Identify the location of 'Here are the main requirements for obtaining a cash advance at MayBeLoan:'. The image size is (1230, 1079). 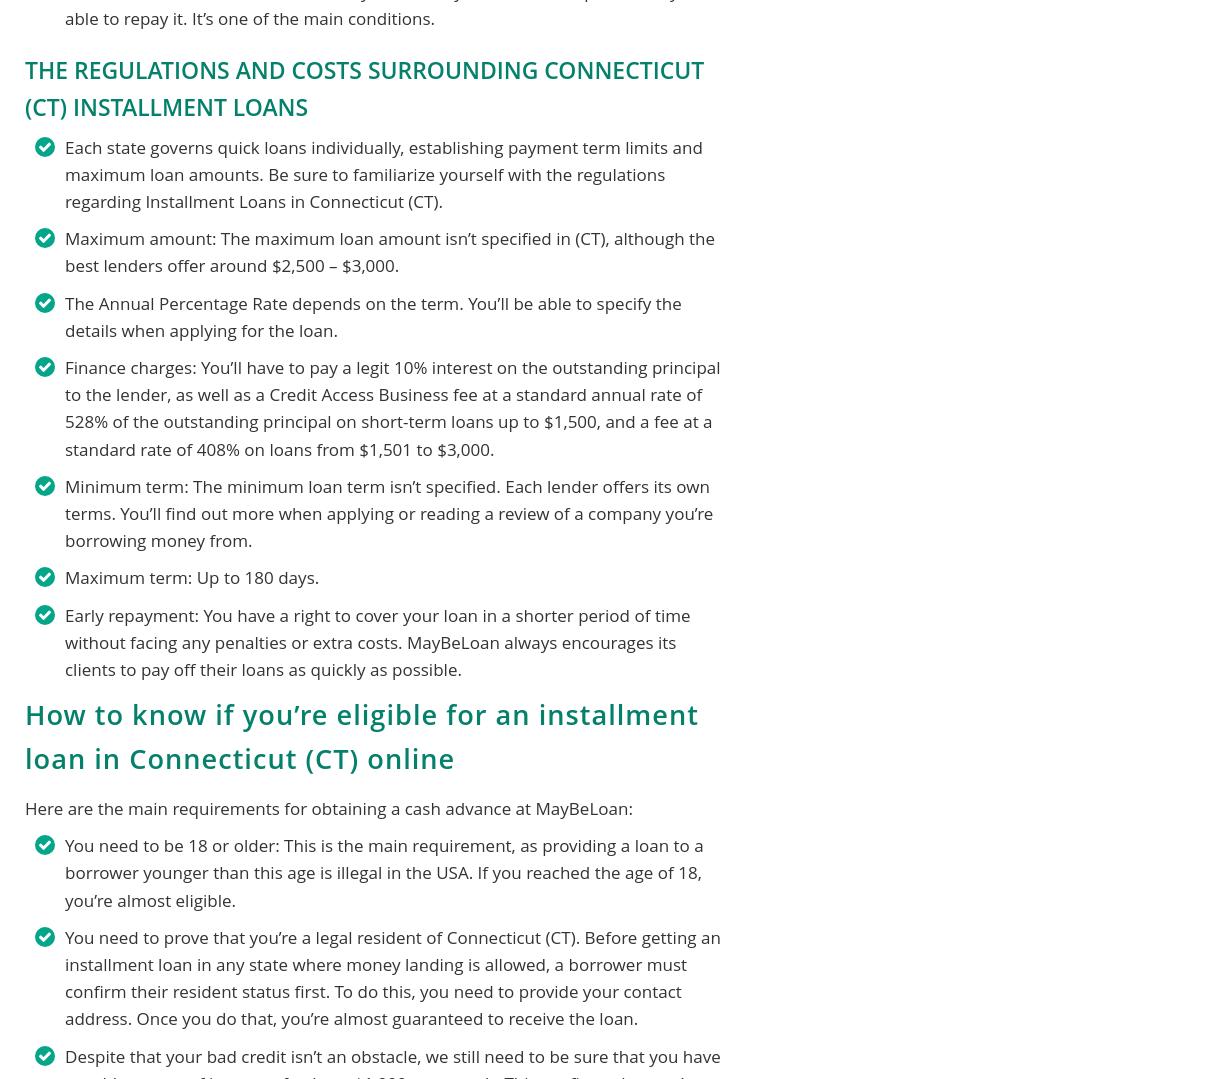
(24, 807).